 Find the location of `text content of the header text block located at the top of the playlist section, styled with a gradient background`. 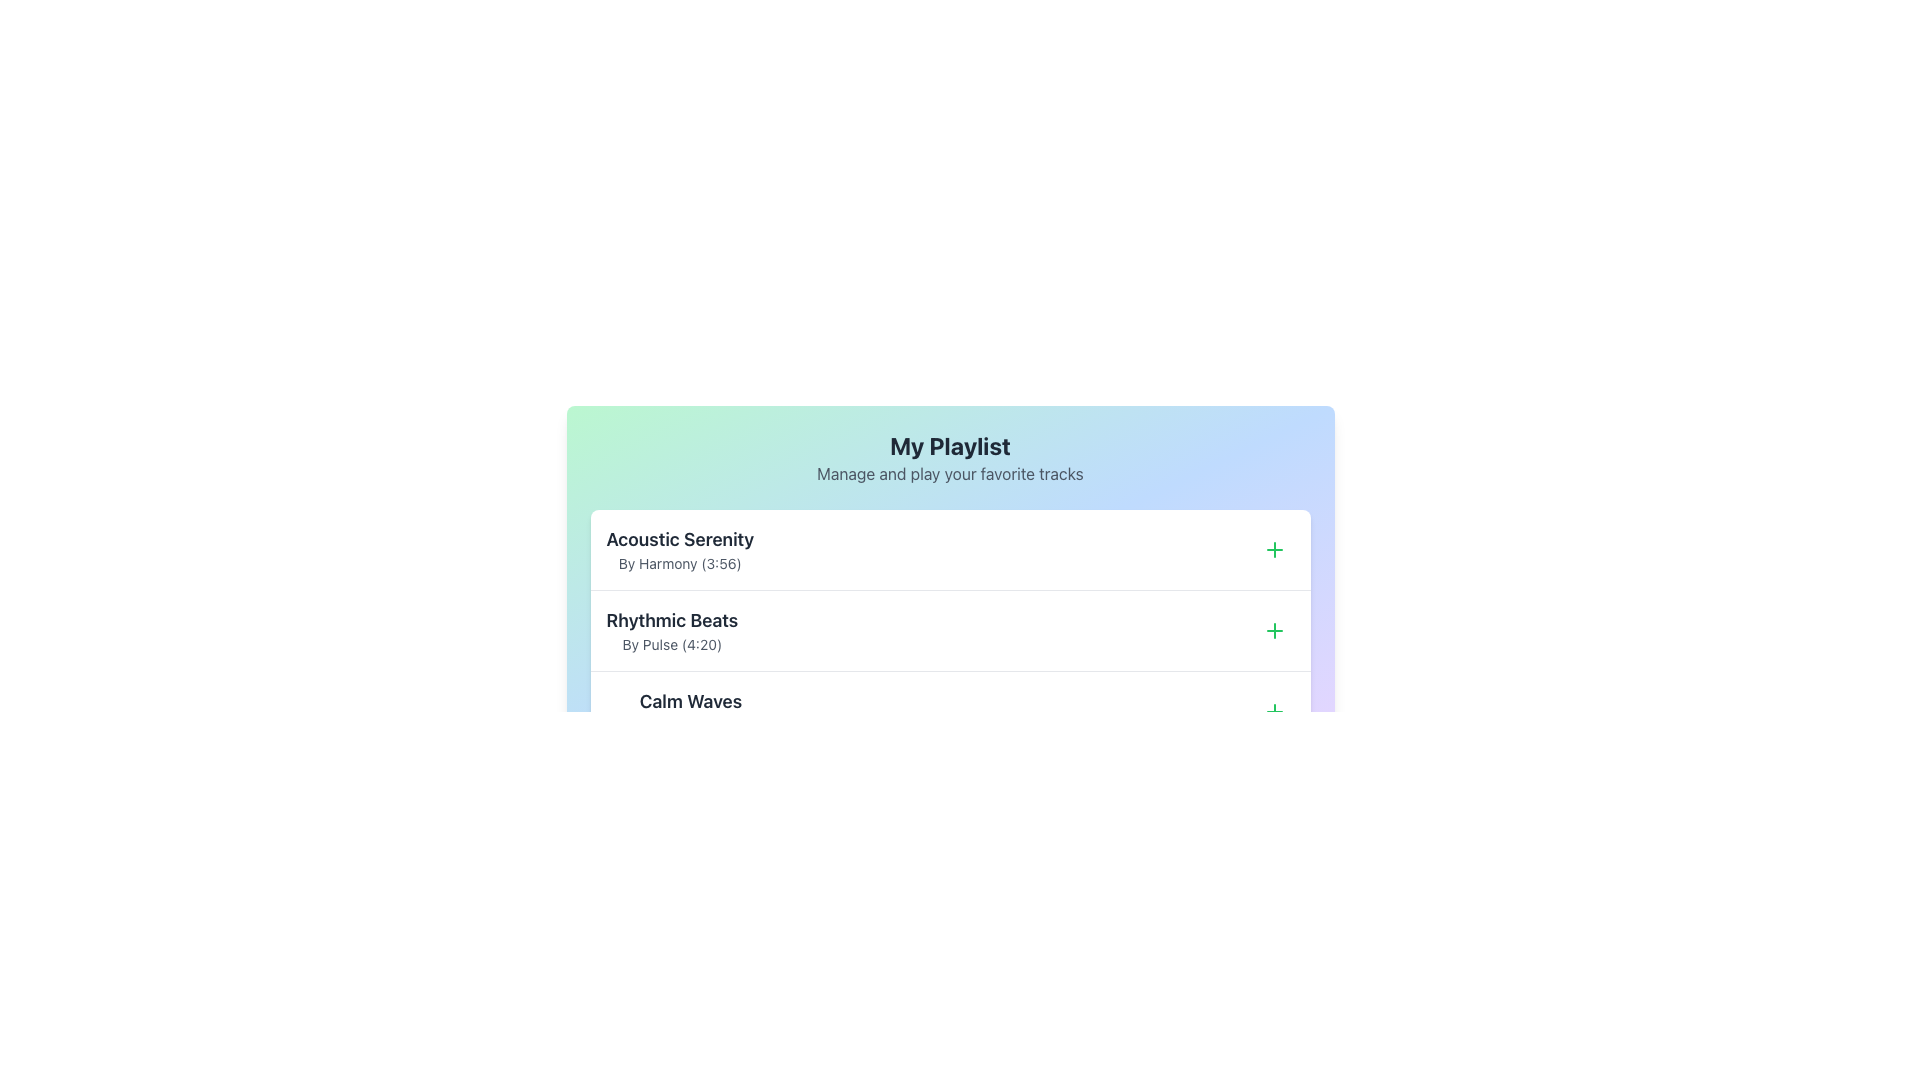

text content of the header text block located at the top of the playlist section, styled with a gradient background is located at coordinates (949, 458).